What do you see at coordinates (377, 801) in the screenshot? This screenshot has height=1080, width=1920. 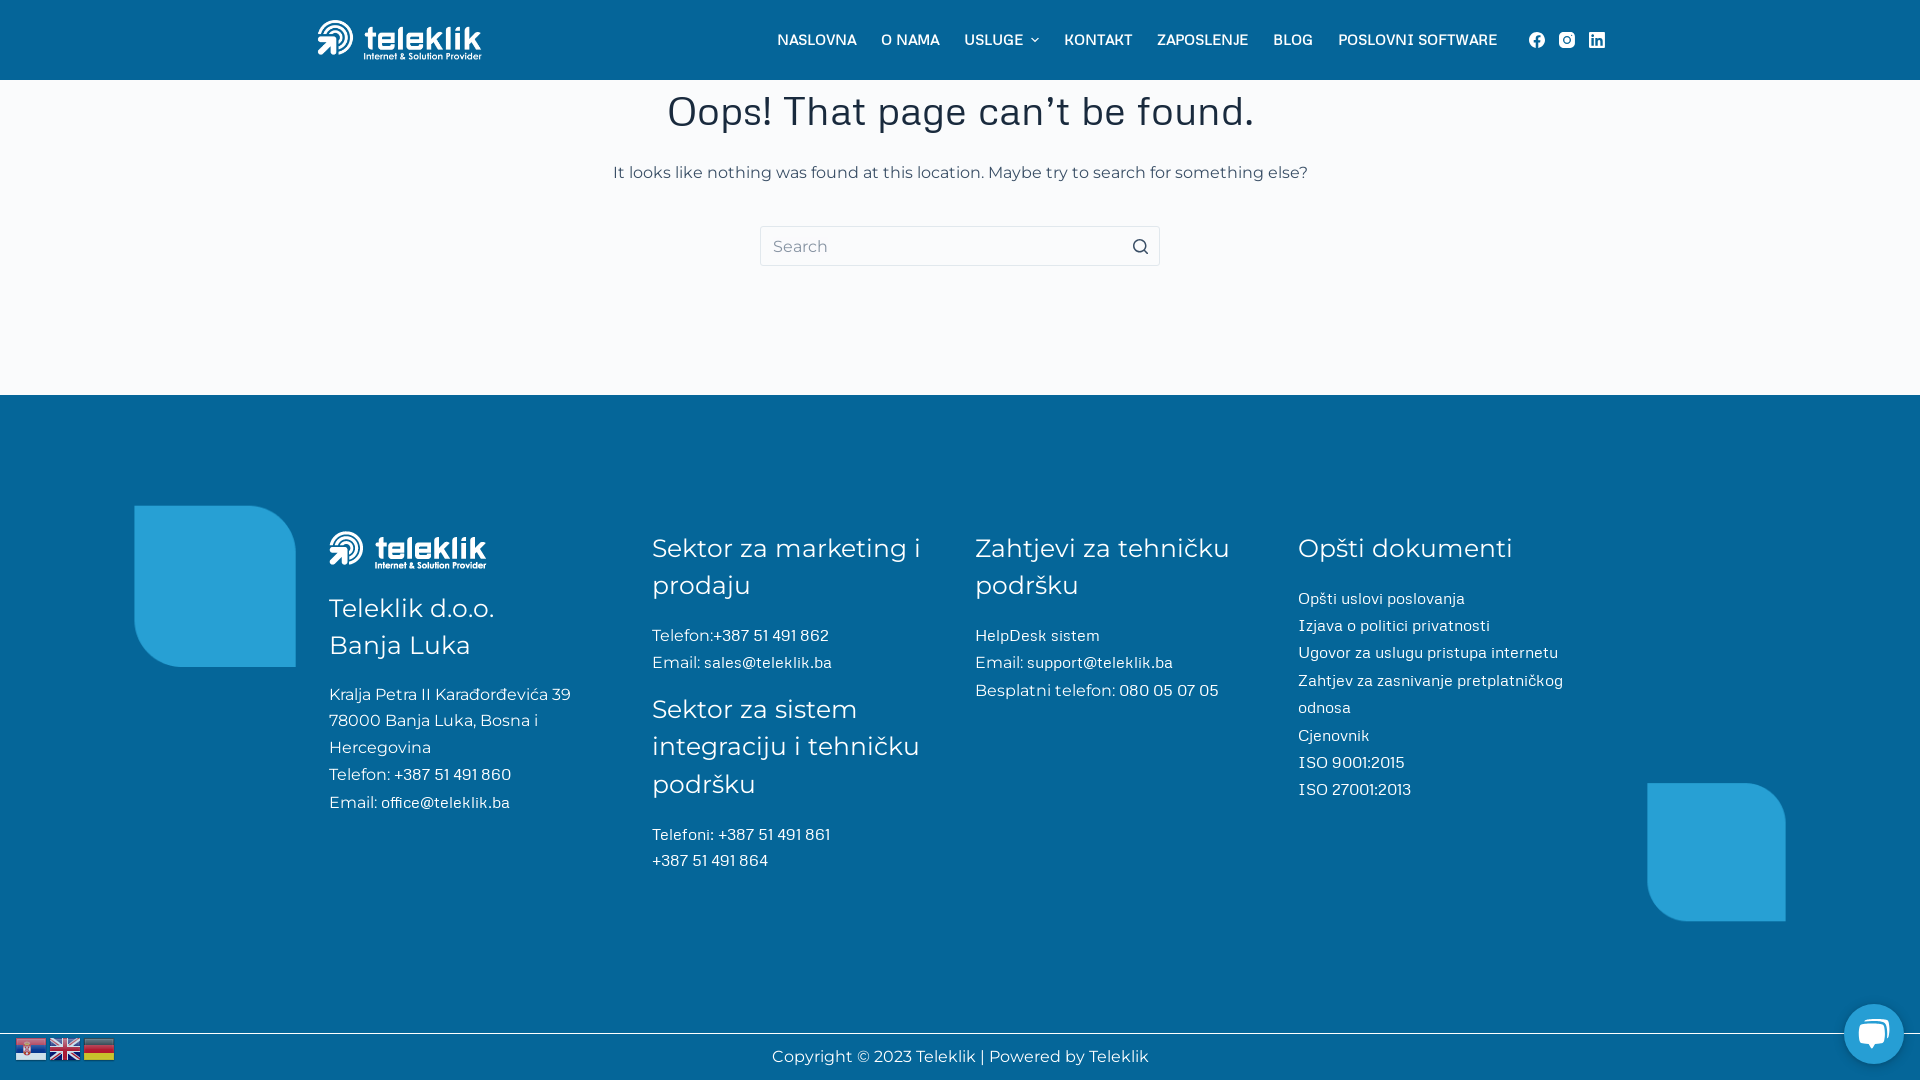 I see `'office@teleklik.ba'` at bounding box center [377, 801].